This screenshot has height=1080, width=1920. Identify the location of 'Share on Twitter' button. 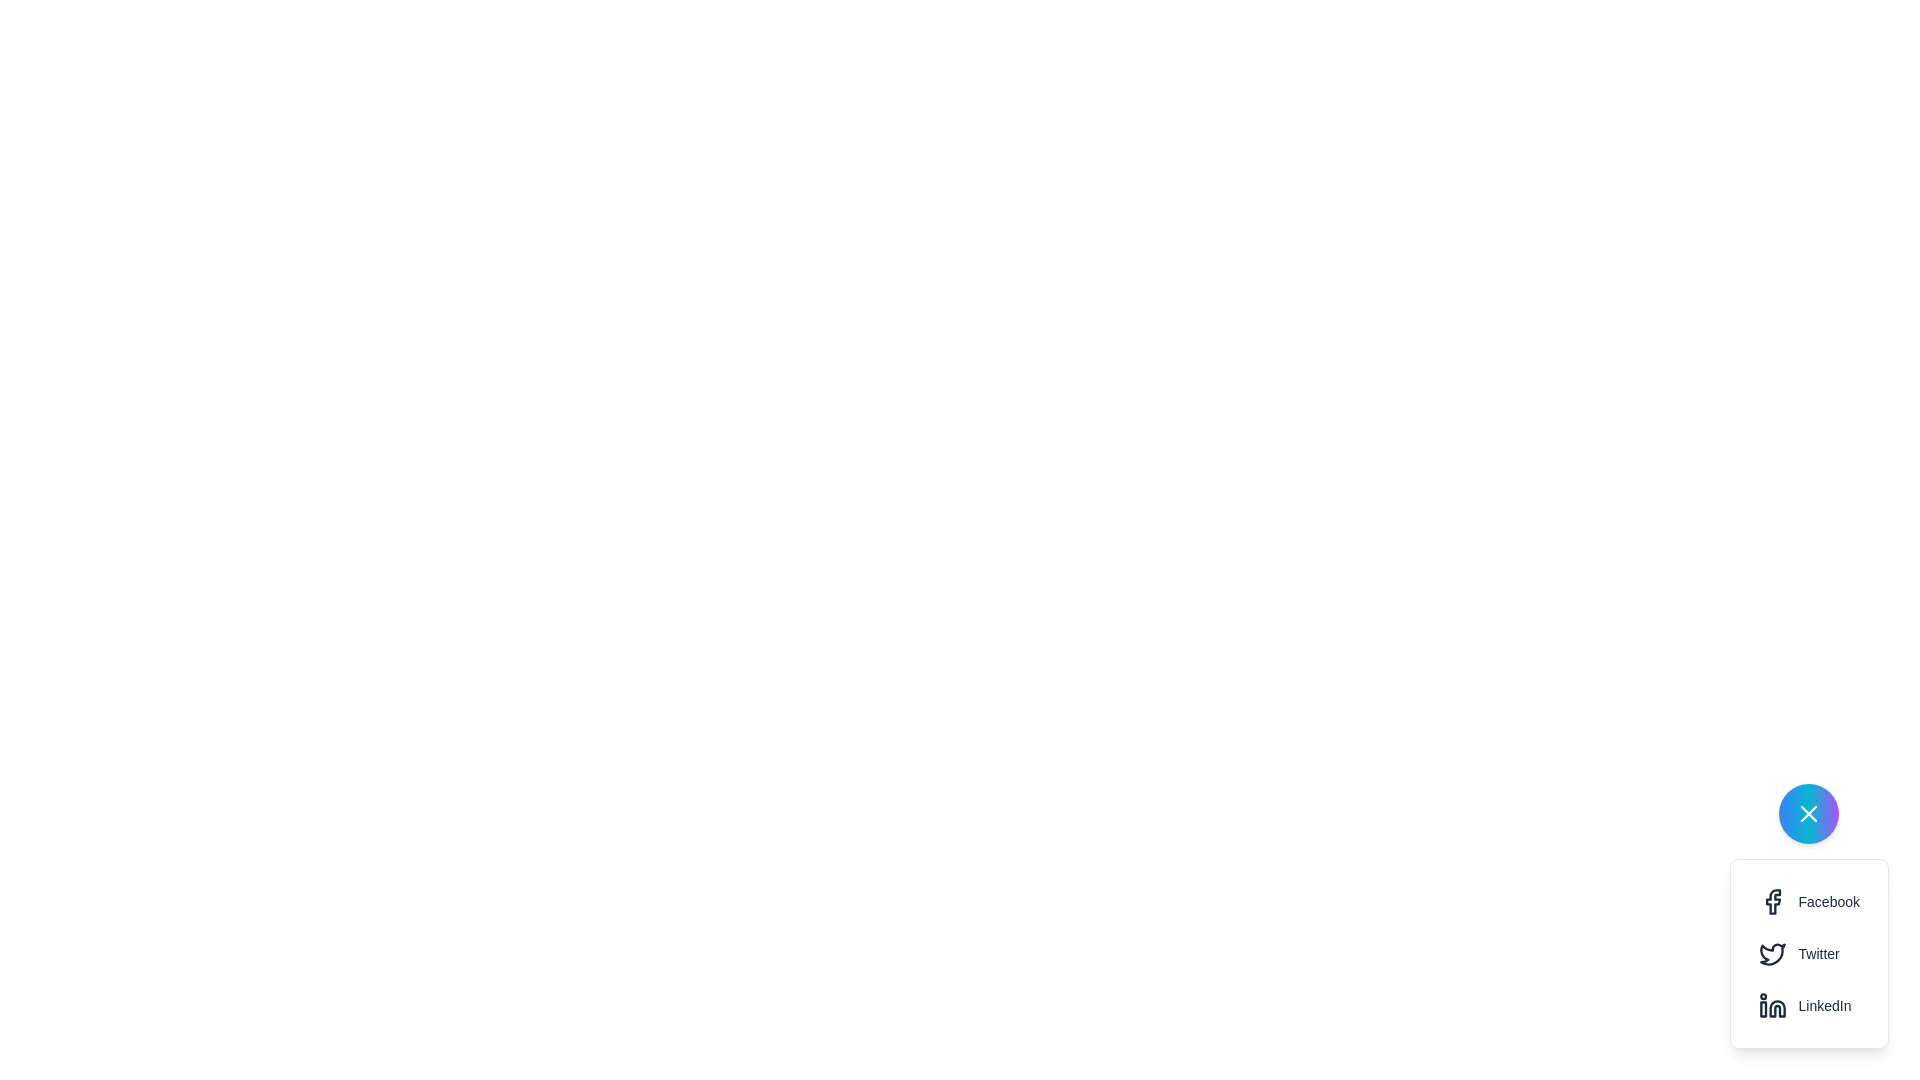
(1799, 952).